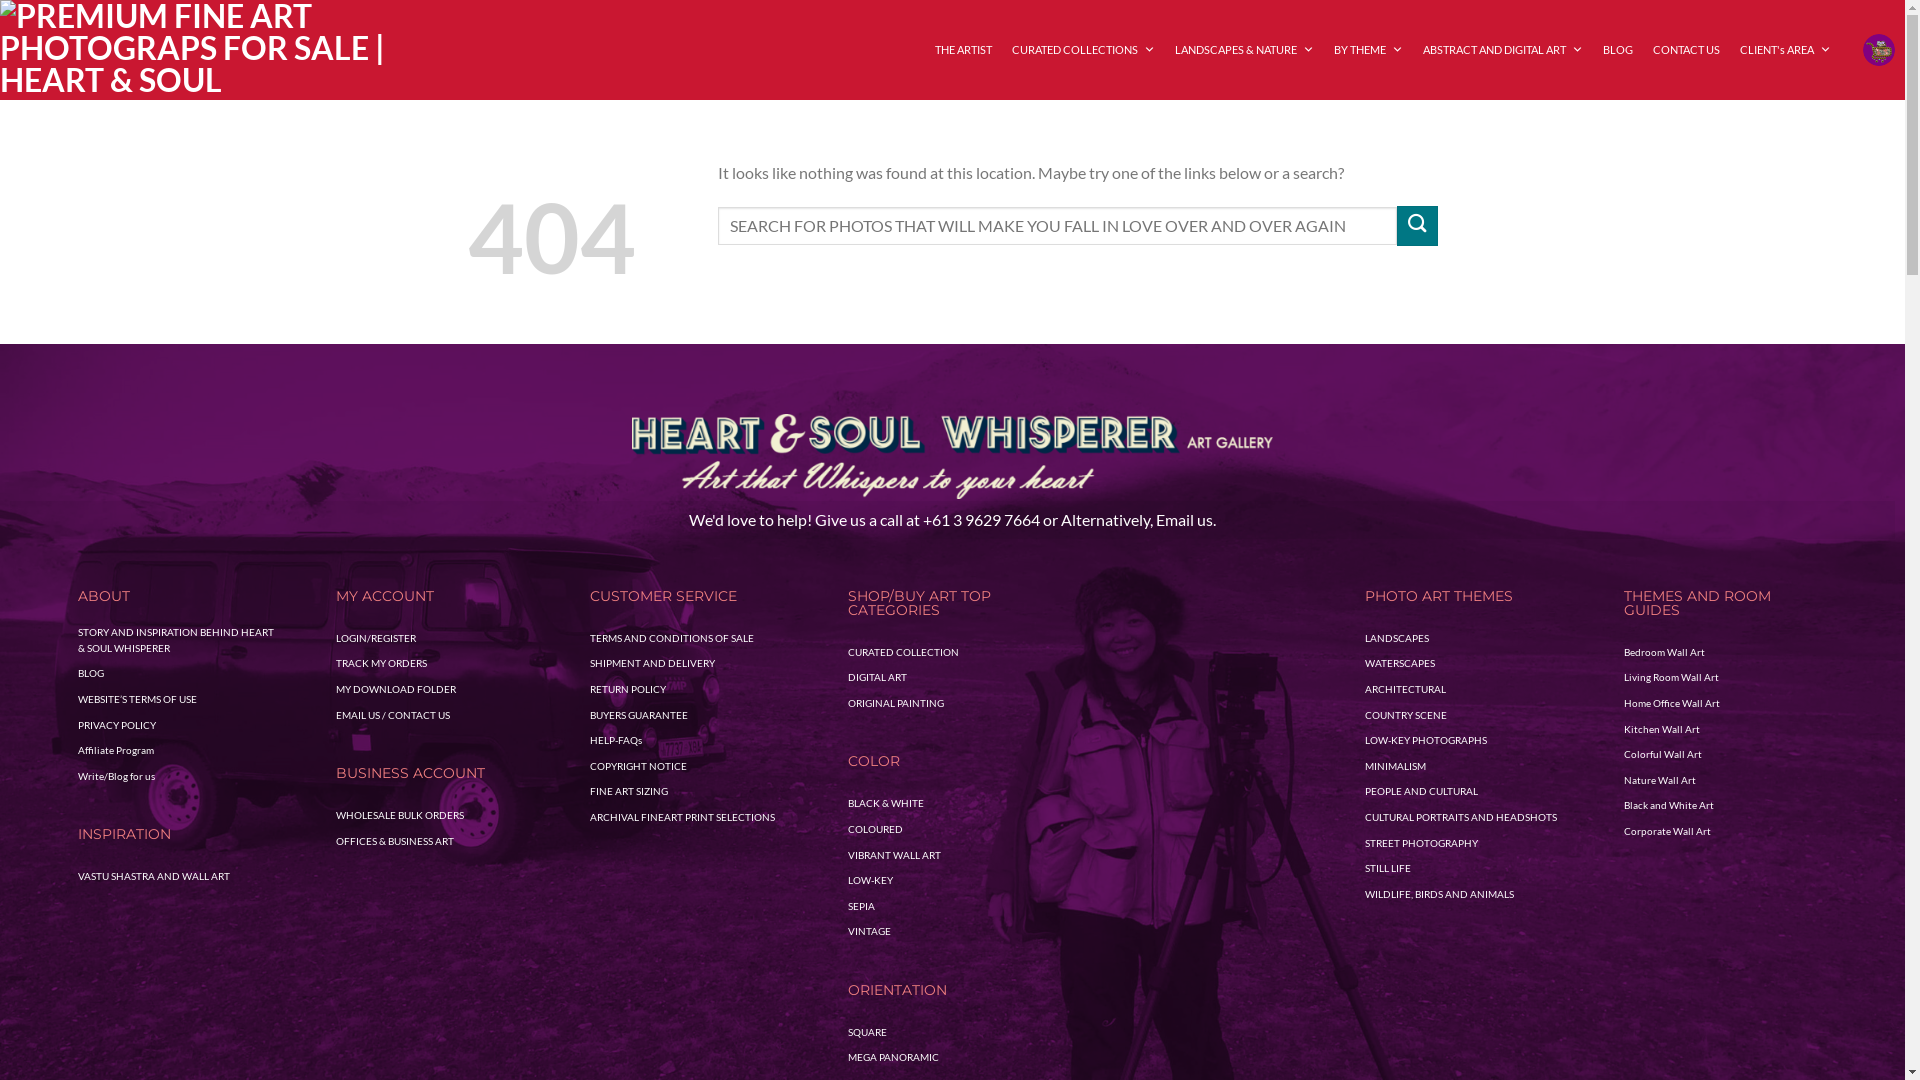 The height and width of the screenshot is (1080, 1920). I want to click on 'MY DOWNLOAD FOLDER', so click(395, 688).